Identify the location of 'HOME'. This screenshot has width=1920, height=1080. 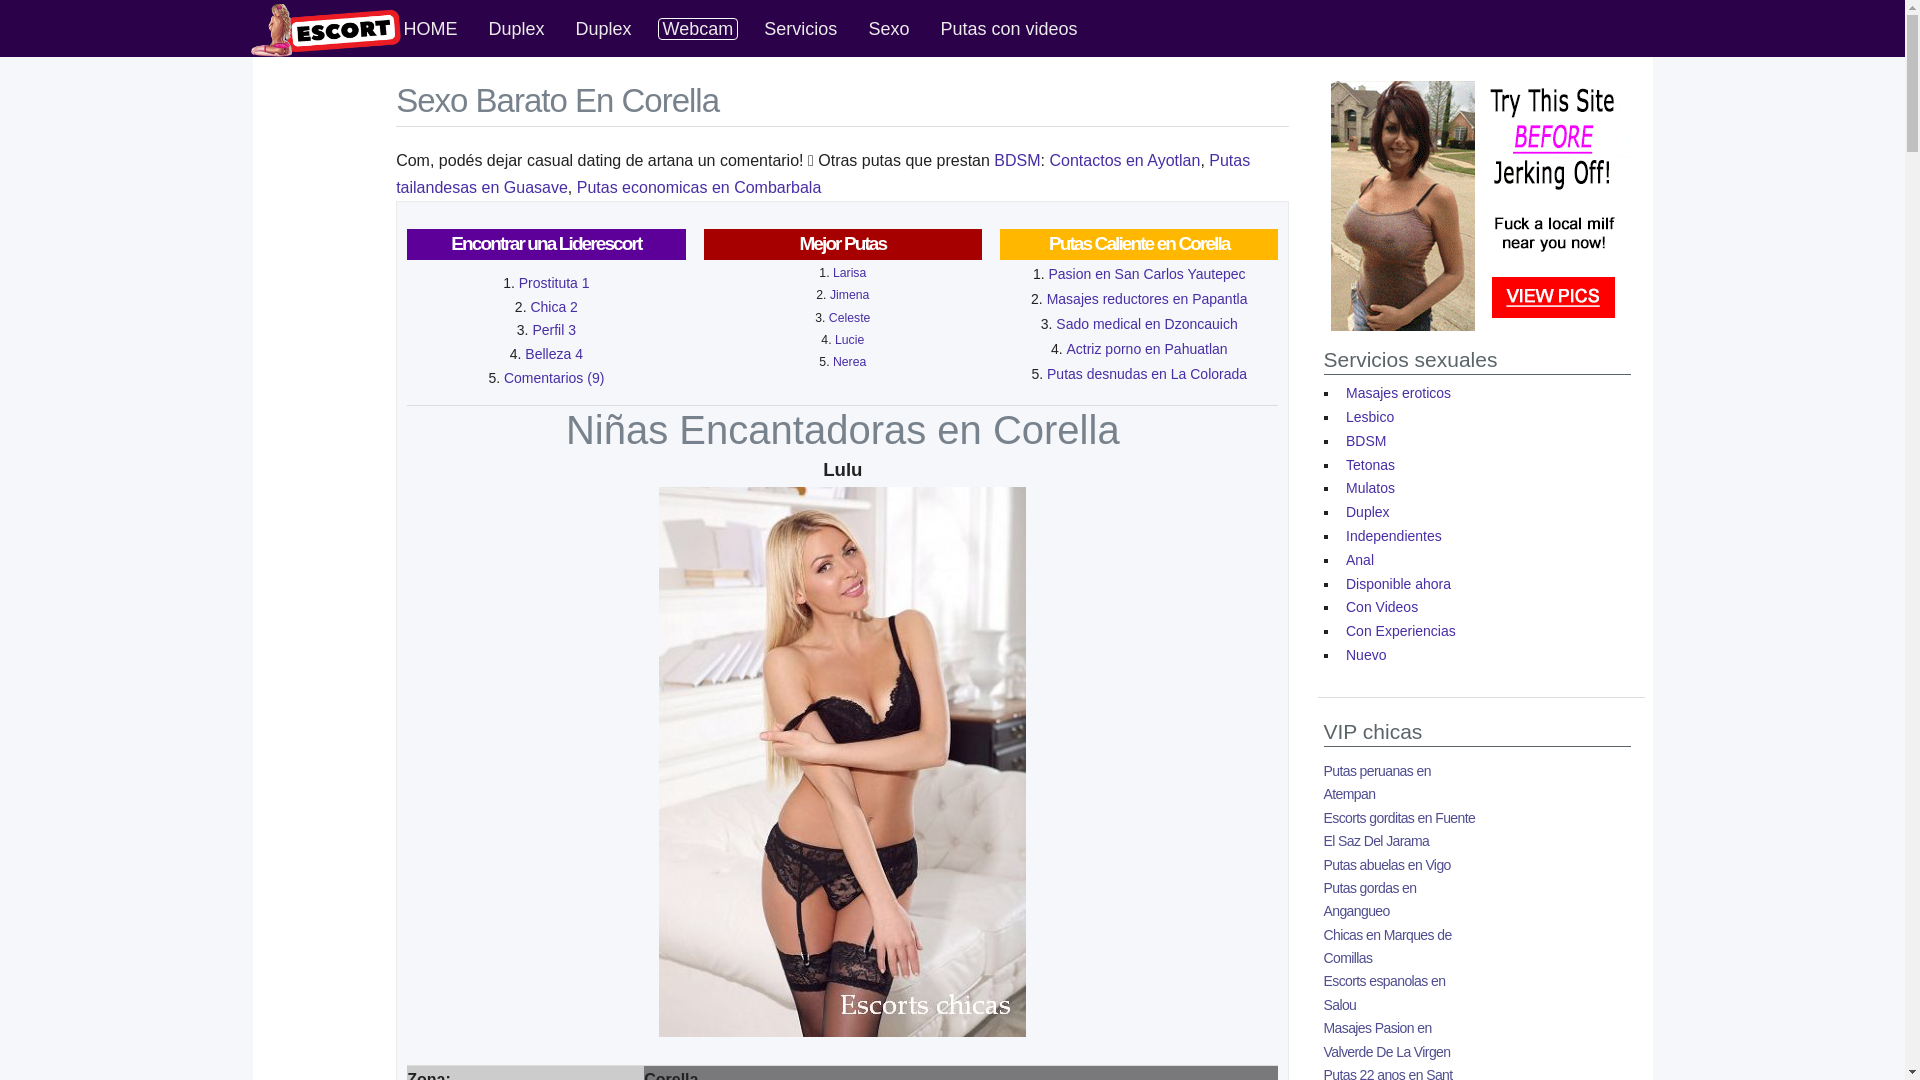
(430, 29).